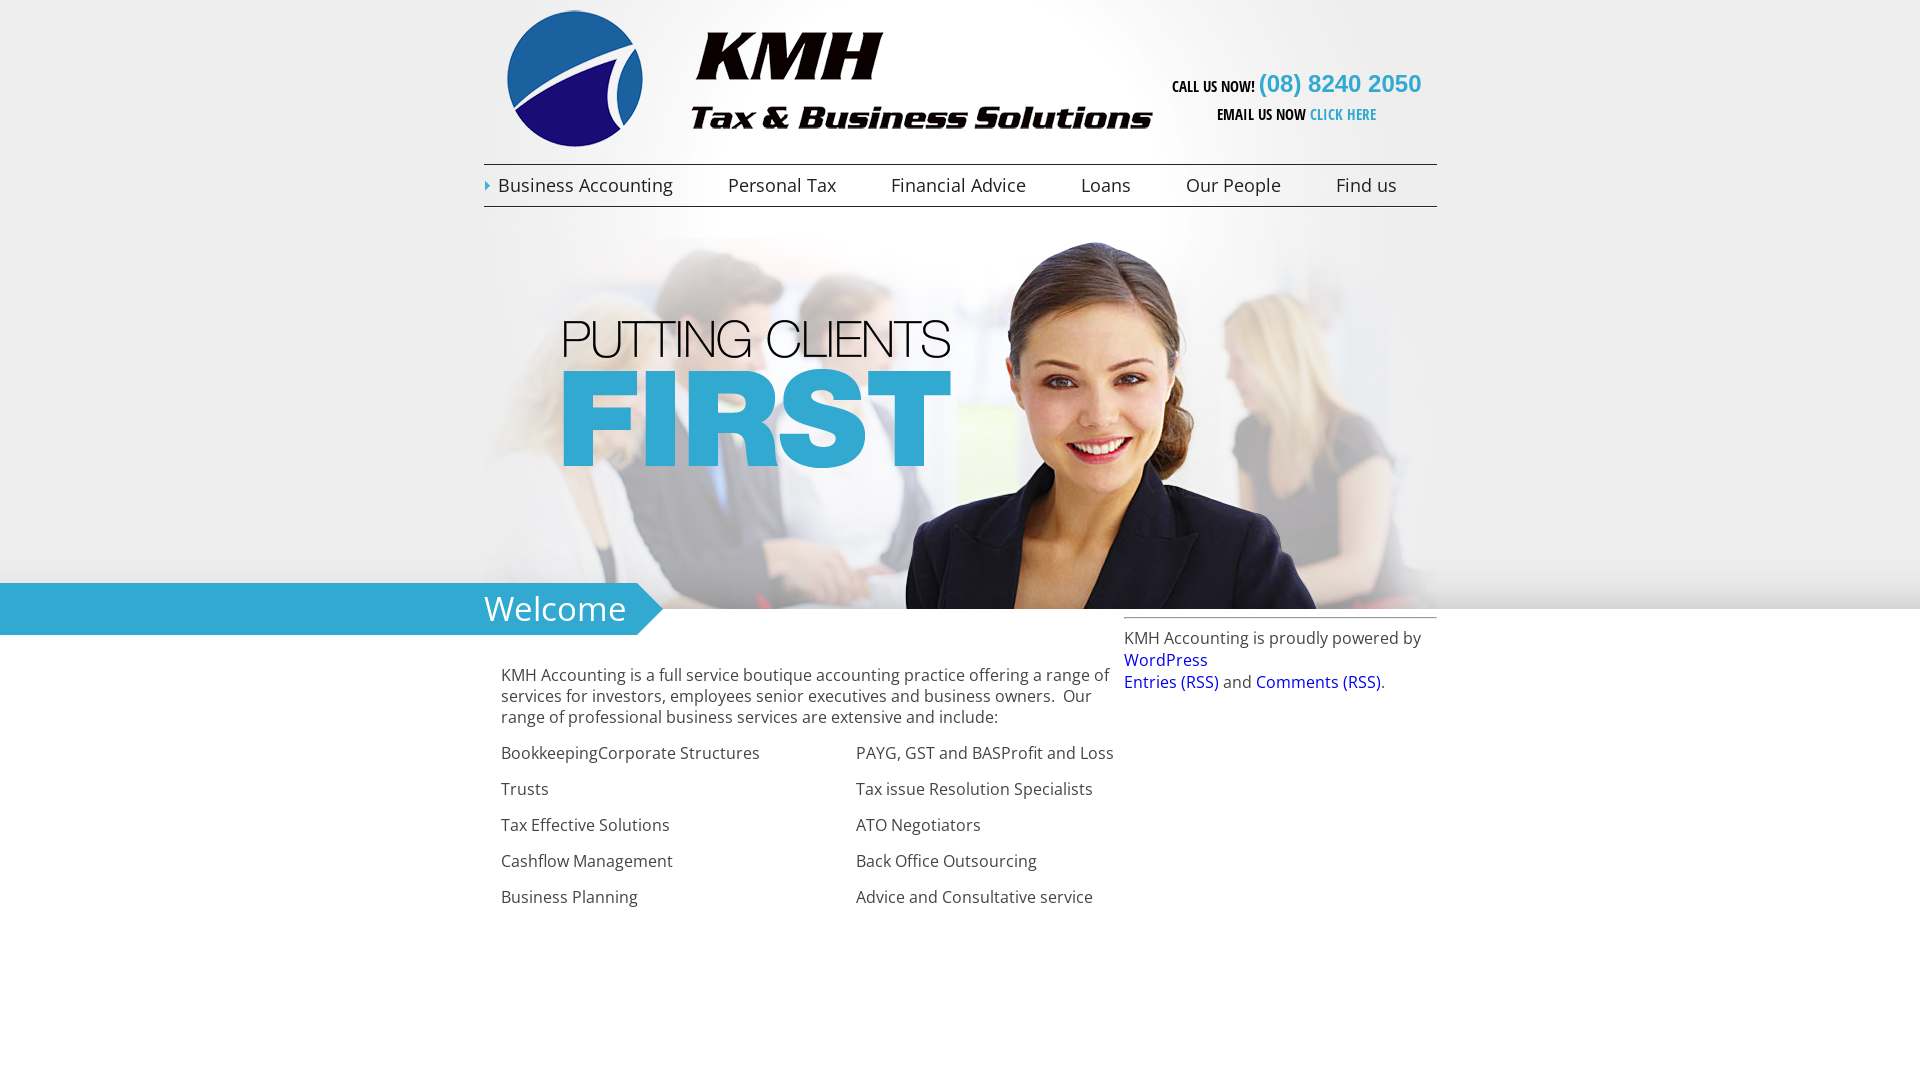 This screenshot has width=1920, height=1080. I want to click on 'WordPress', so click(1166, 659).